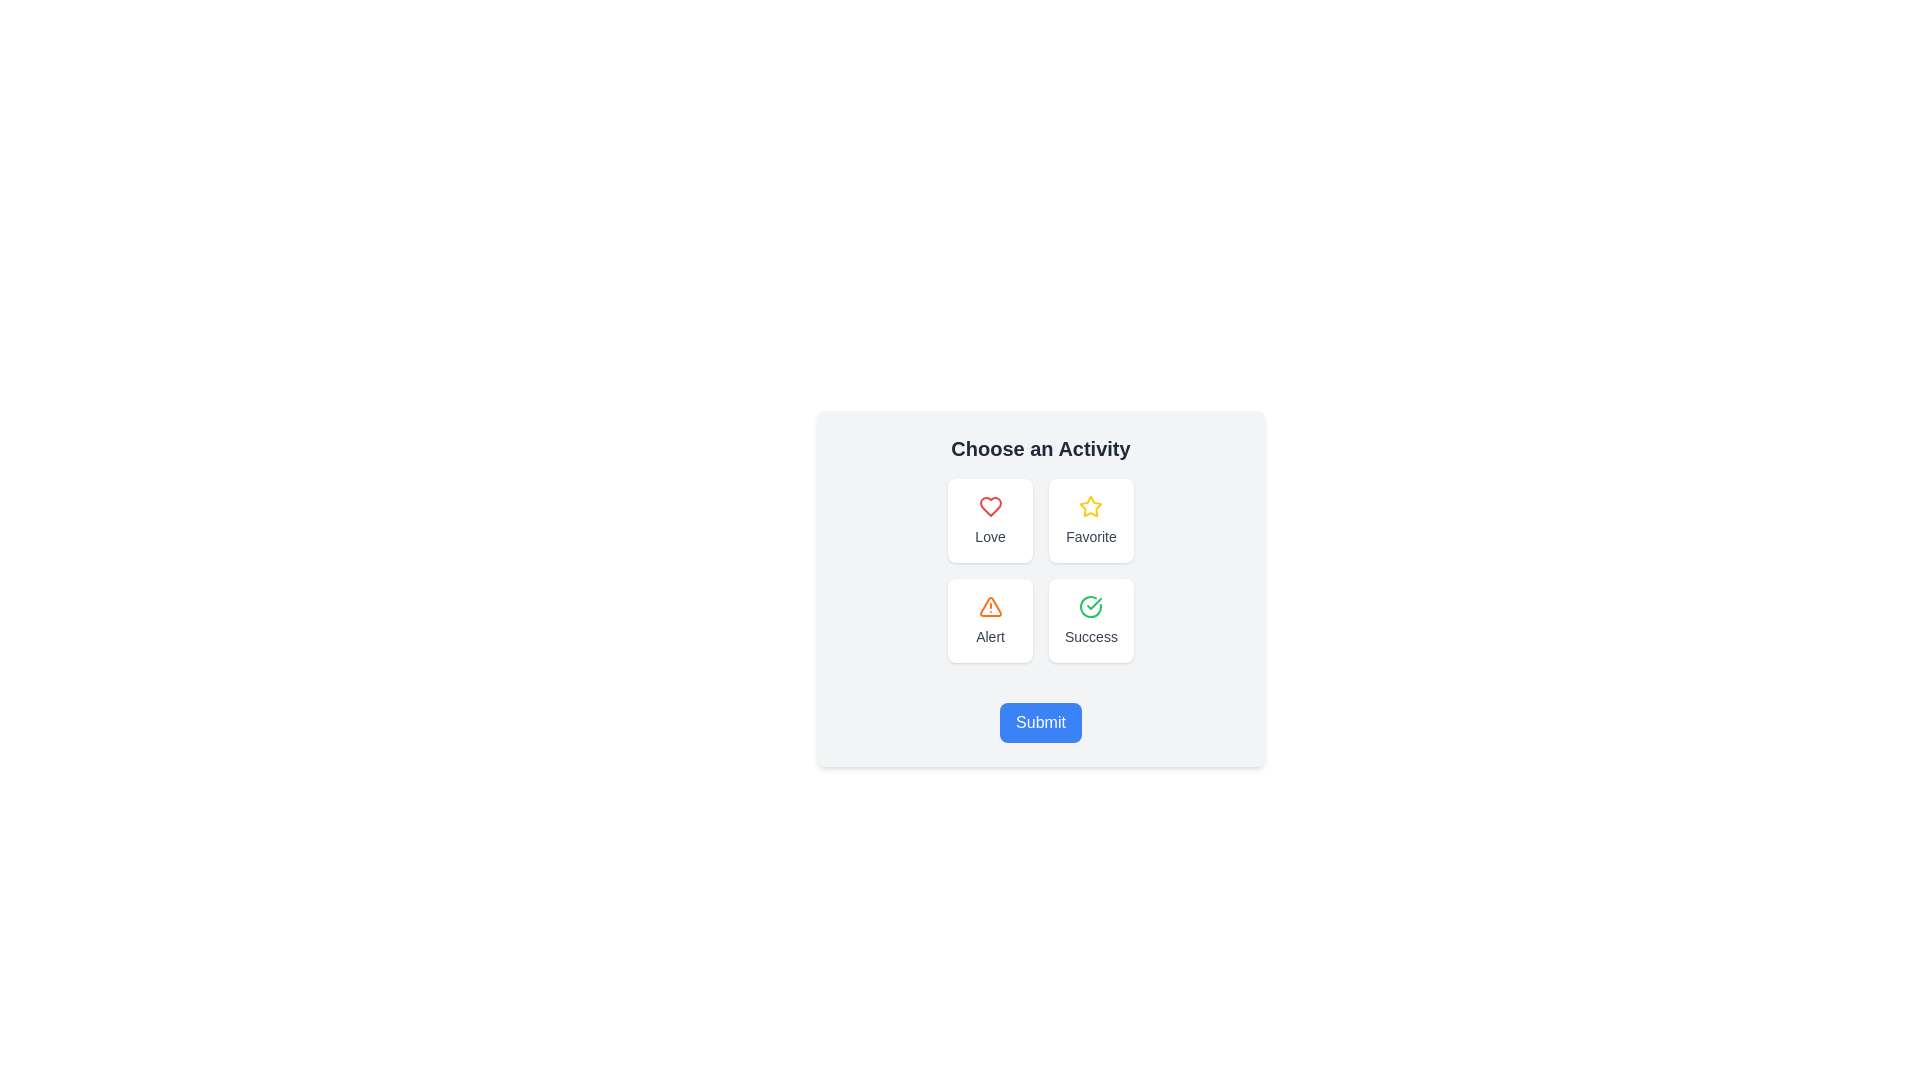 The width and height of the screenshot is (1920, 1080). Describe the element at coordinates (1090, 505) in the screenshot. I see `the star-shaped 'Favorite' icon outlined in yellow` at that location.